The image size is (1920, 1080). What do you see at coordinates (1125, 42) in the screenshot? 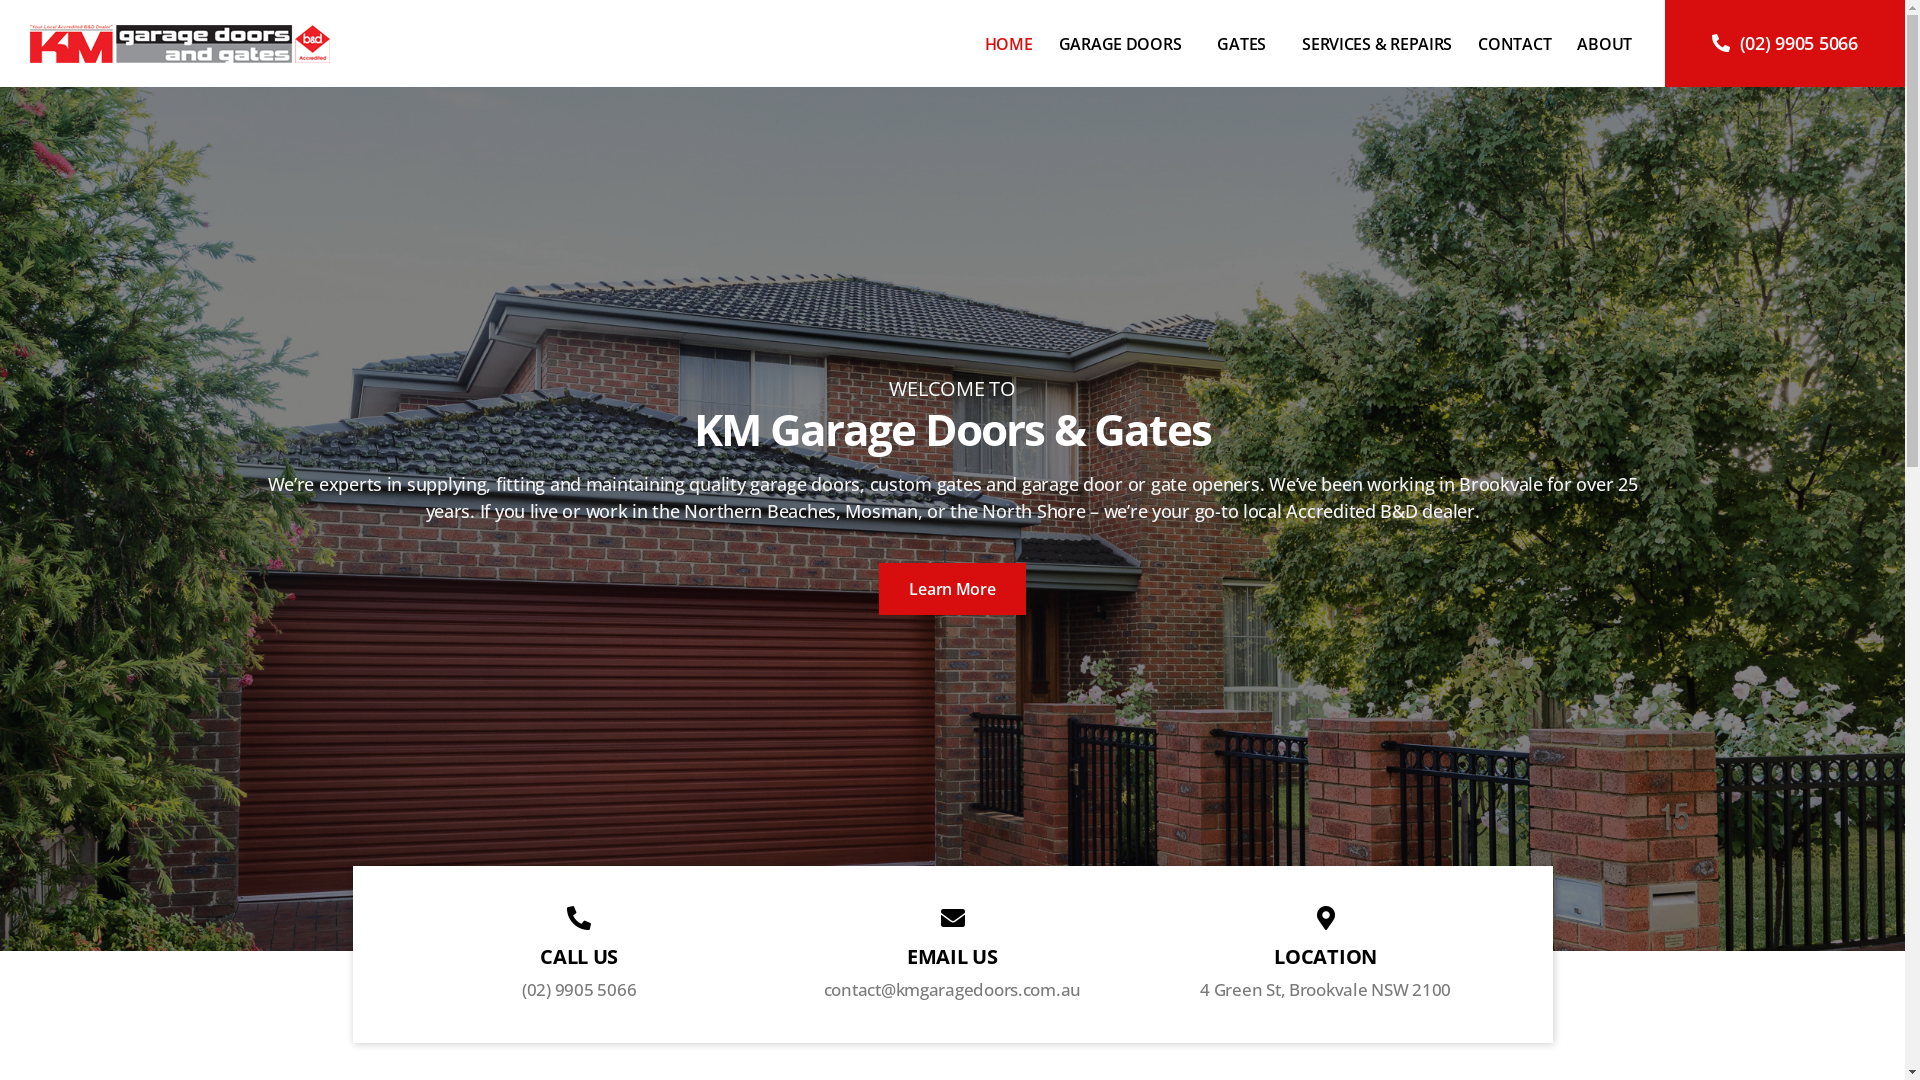
I see `'GARAGE DOORS'` at bounding box center [1125, 42].